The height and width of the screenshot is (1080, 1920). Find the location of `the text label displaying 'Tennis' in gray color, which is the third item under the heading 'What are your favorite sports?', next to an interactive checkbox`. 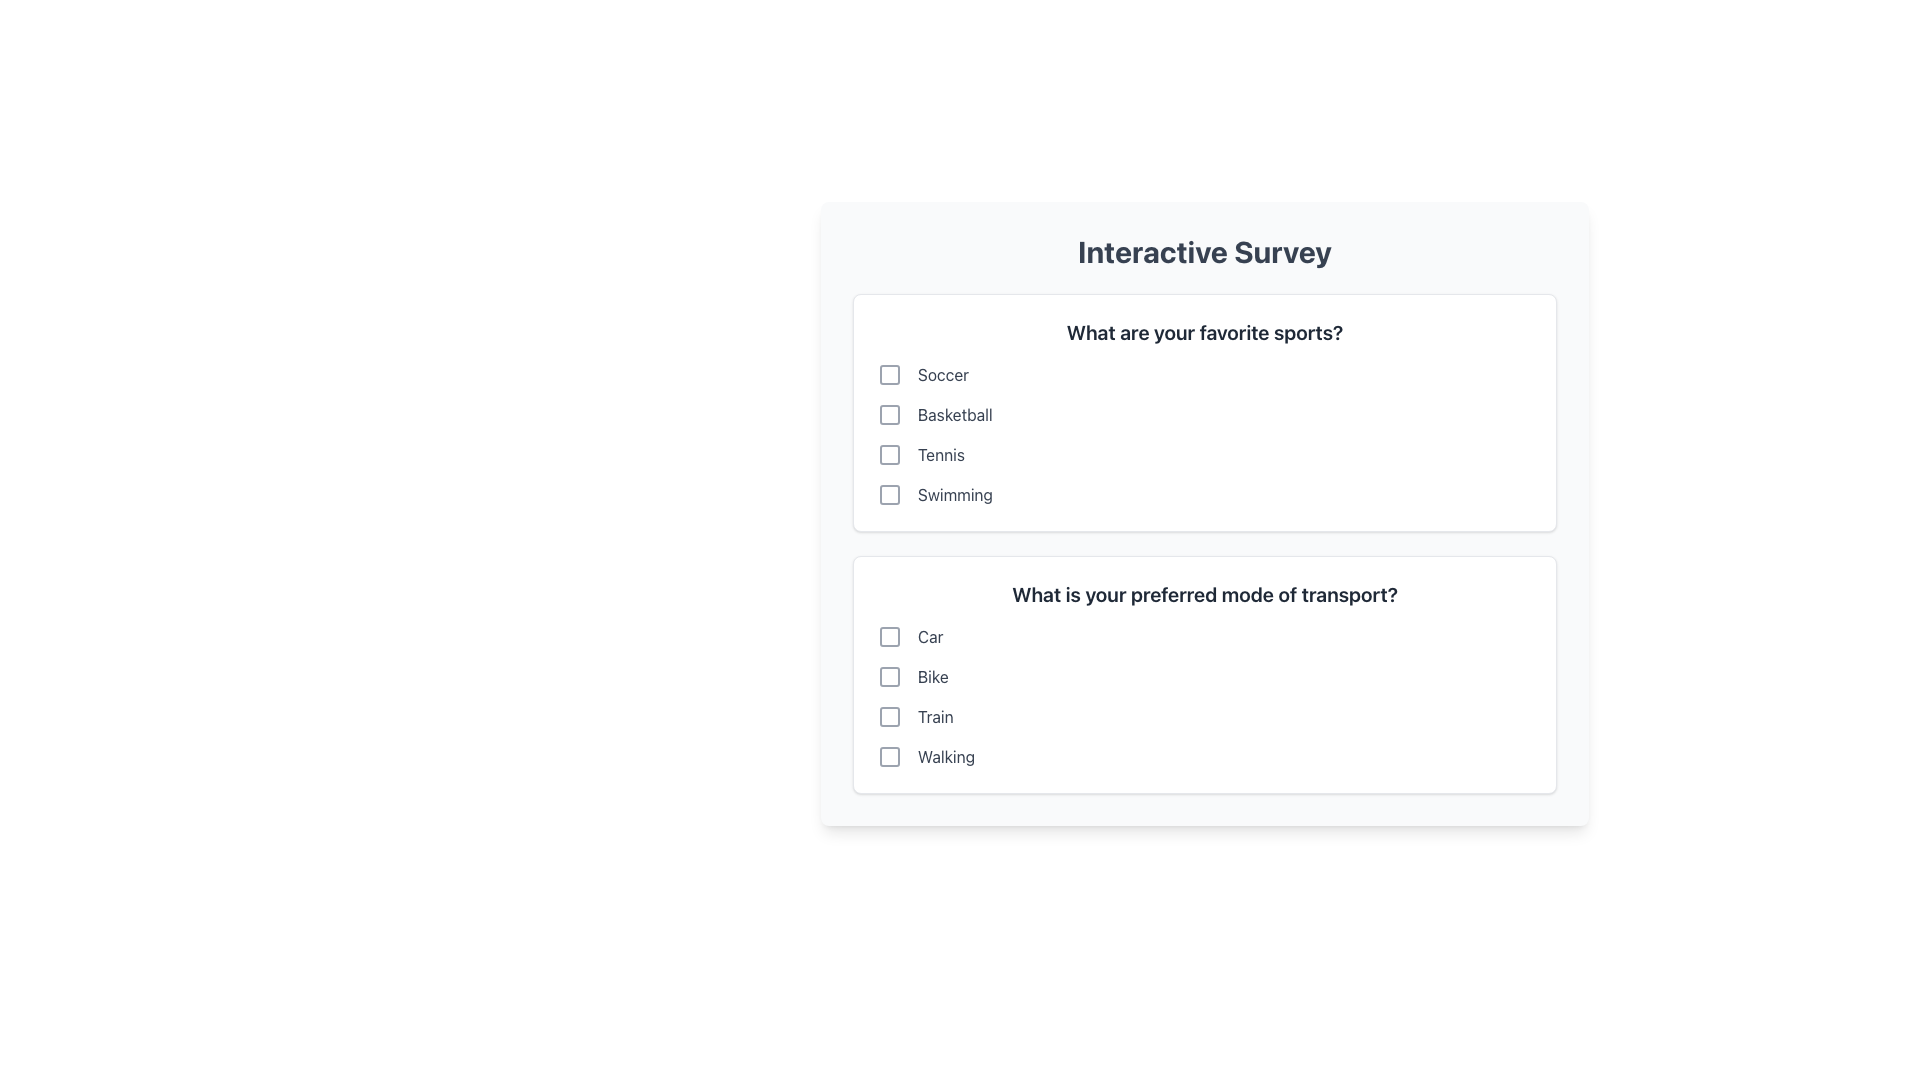

the text label displaying 'Tennis' in gray color, which is the third item under the heading 'What are your favorite sports?', next to an interactive checkbox is located at coordinates (940, 455).